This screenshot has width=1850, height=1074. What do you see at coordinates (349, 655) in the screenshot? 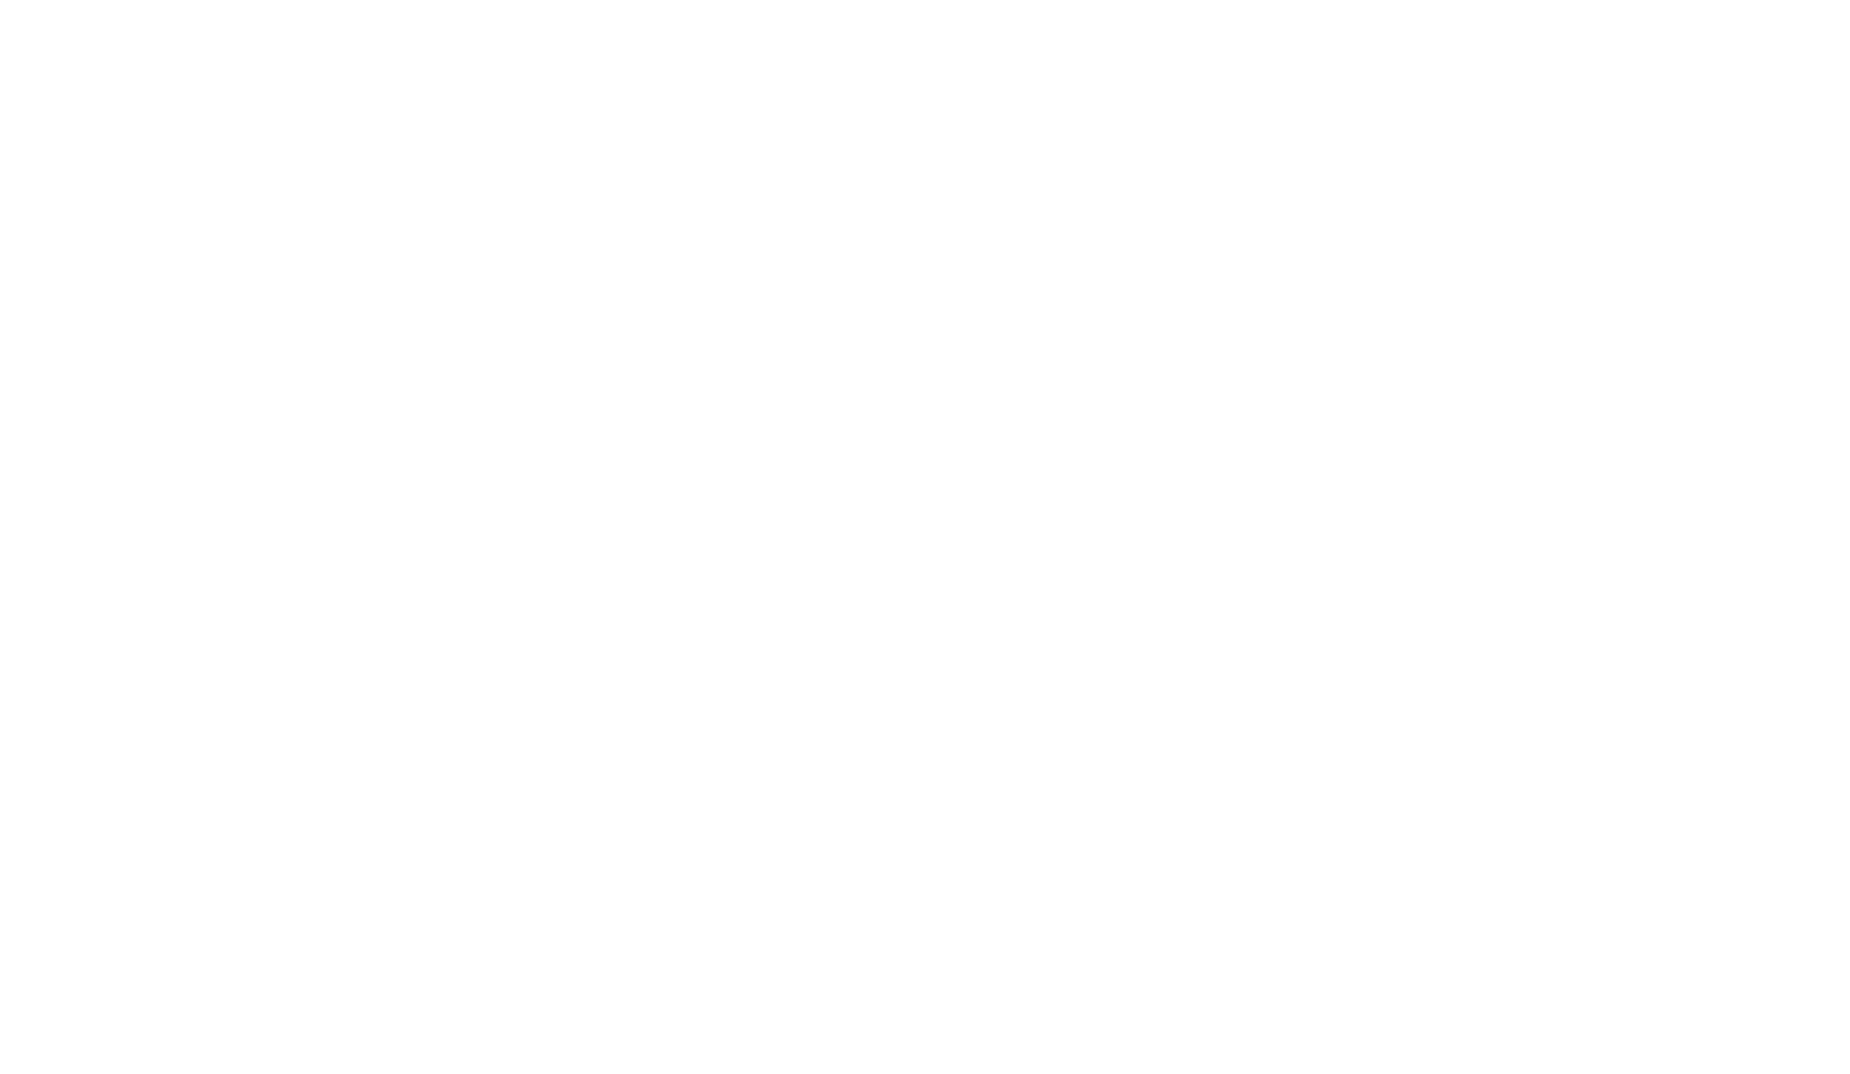
I see `'Spotted par Celinethilda'` at bounding box center [349, 655].